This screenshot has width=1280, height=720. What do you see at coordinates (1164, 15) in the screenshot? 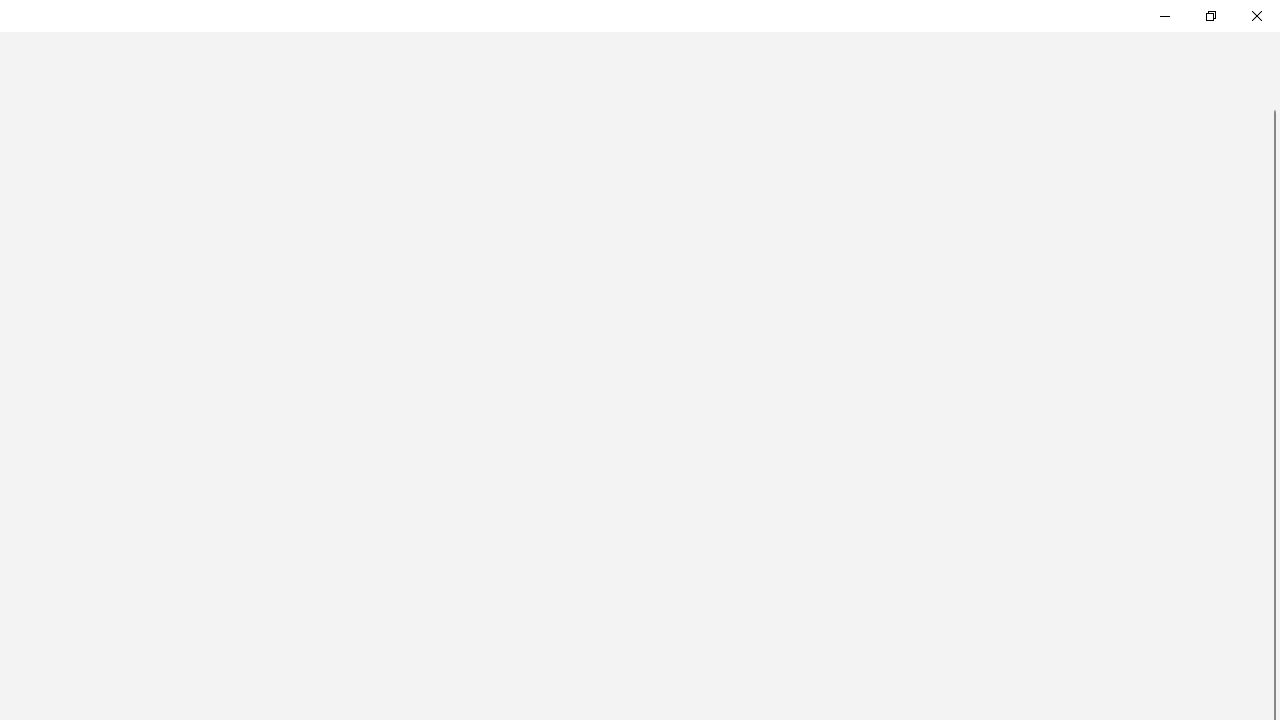
I see `'Minimize Feedback Hub'` at bounding box center [1164, 15].